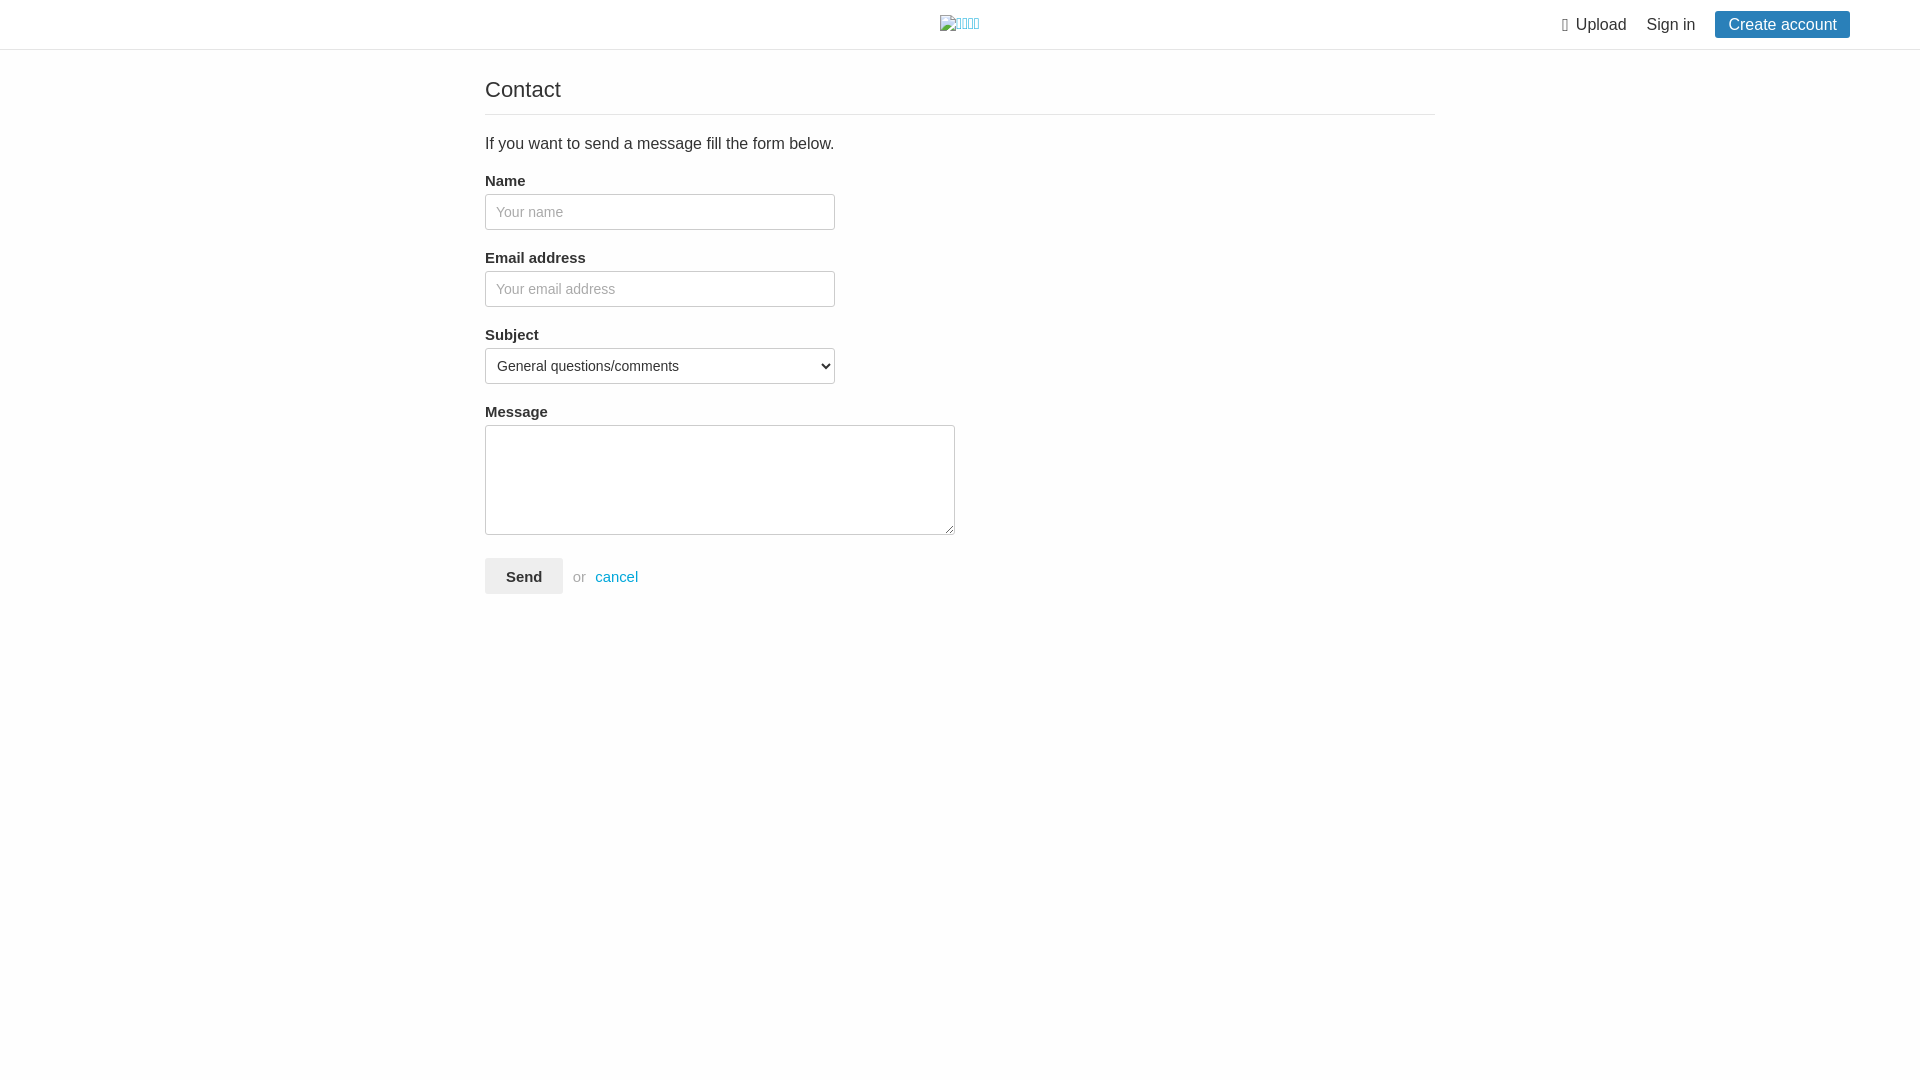 This screenshot has height=1080, width=1920. Describe the element at coordinates (523, 575) in the screenshot. I see `'Send'` at that location.